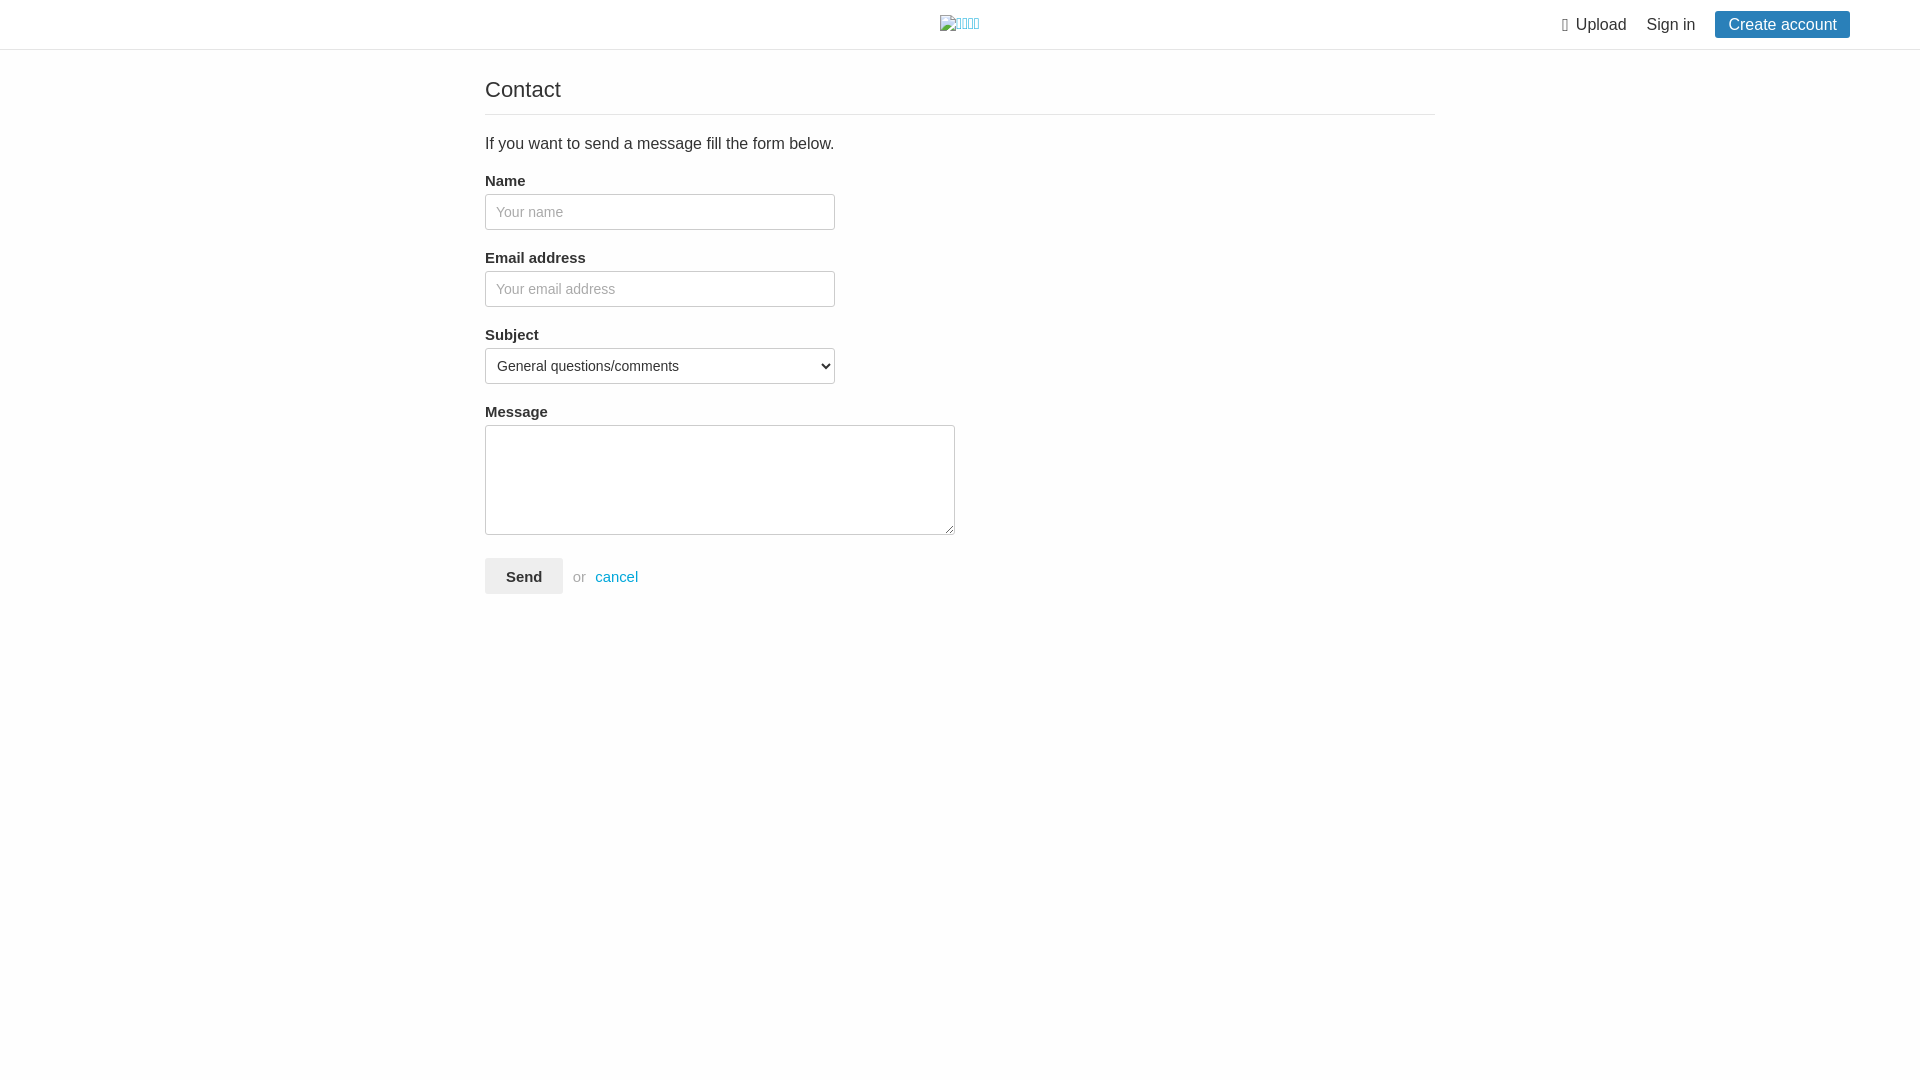 This screenshot has height=1080, width=1920. Describe the element at coordinates (523, 575) in the screenshot. I see `'Send'` at that location.